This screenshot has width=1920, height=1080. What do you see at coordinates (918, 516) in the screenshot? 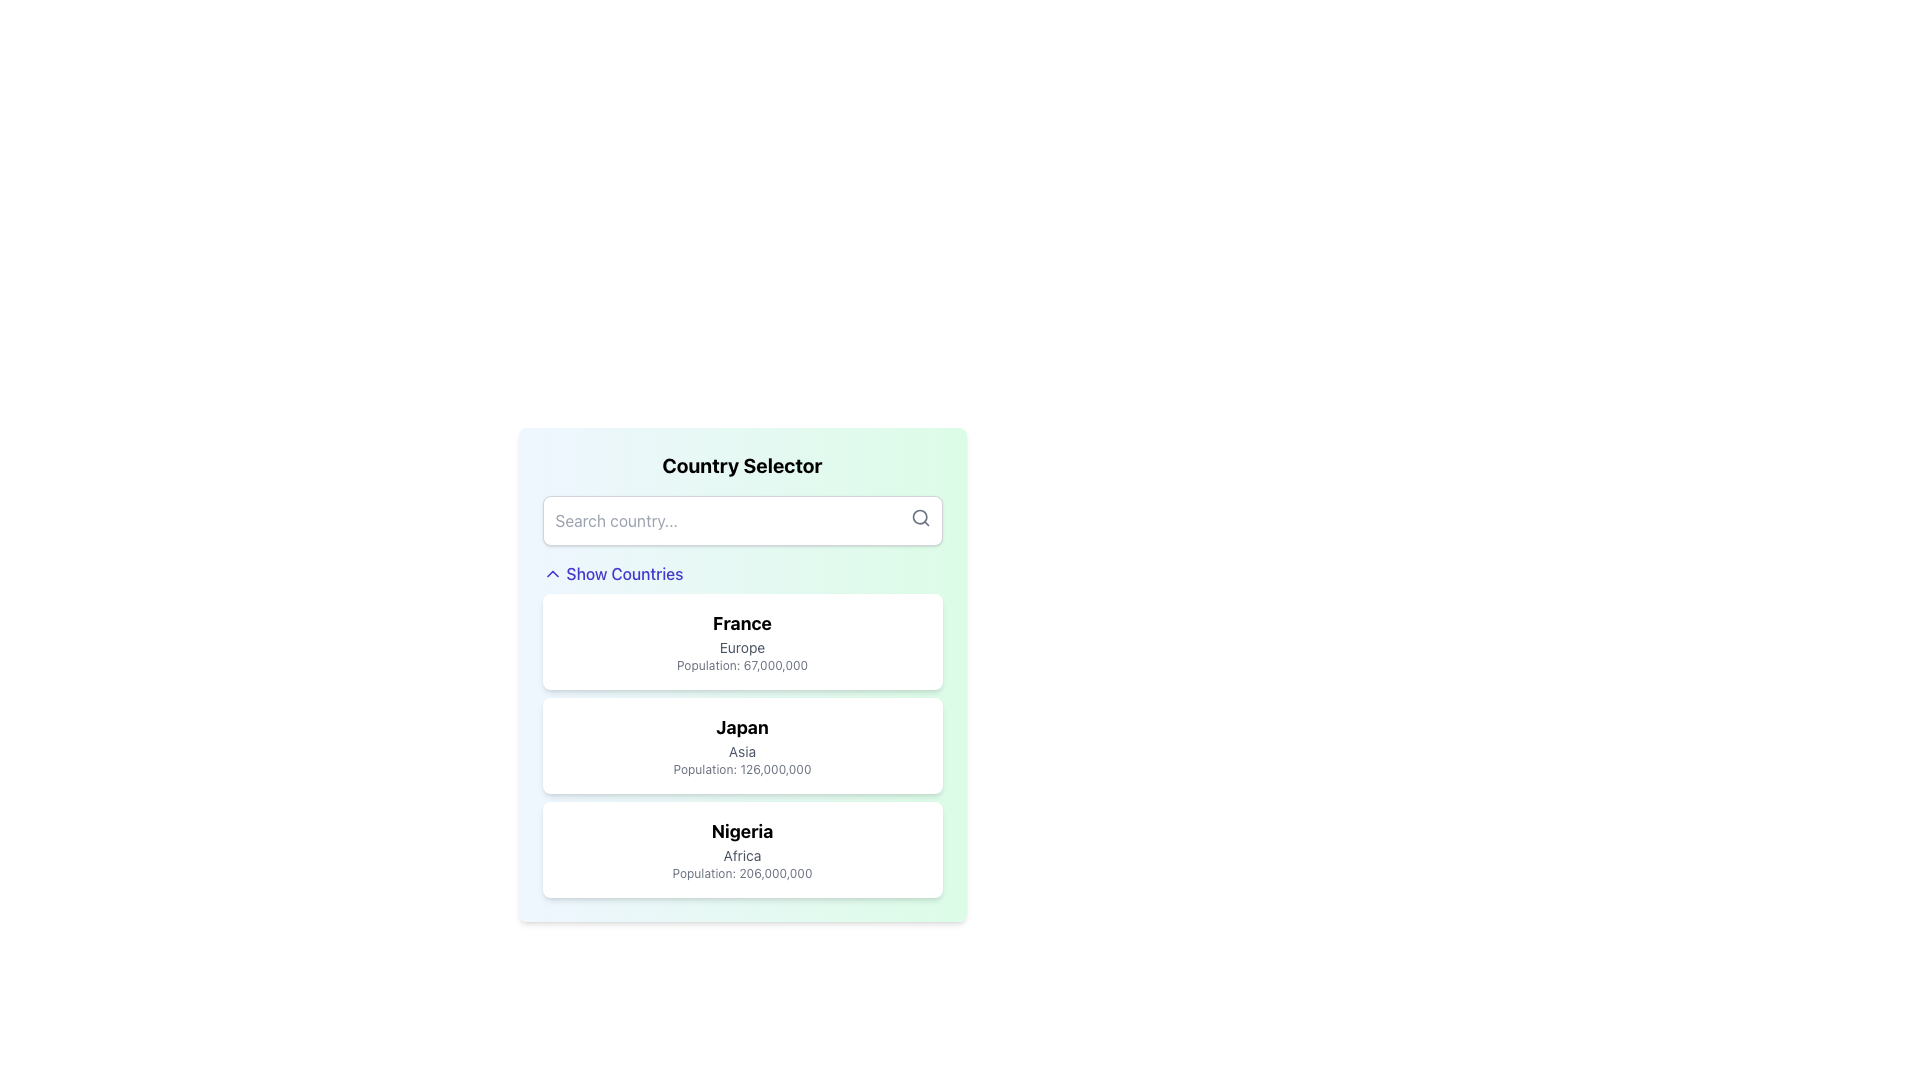
I see `inner circular component of the search icon located to the right of the search text input field by clicking on it` at bounding box center [918, 516].